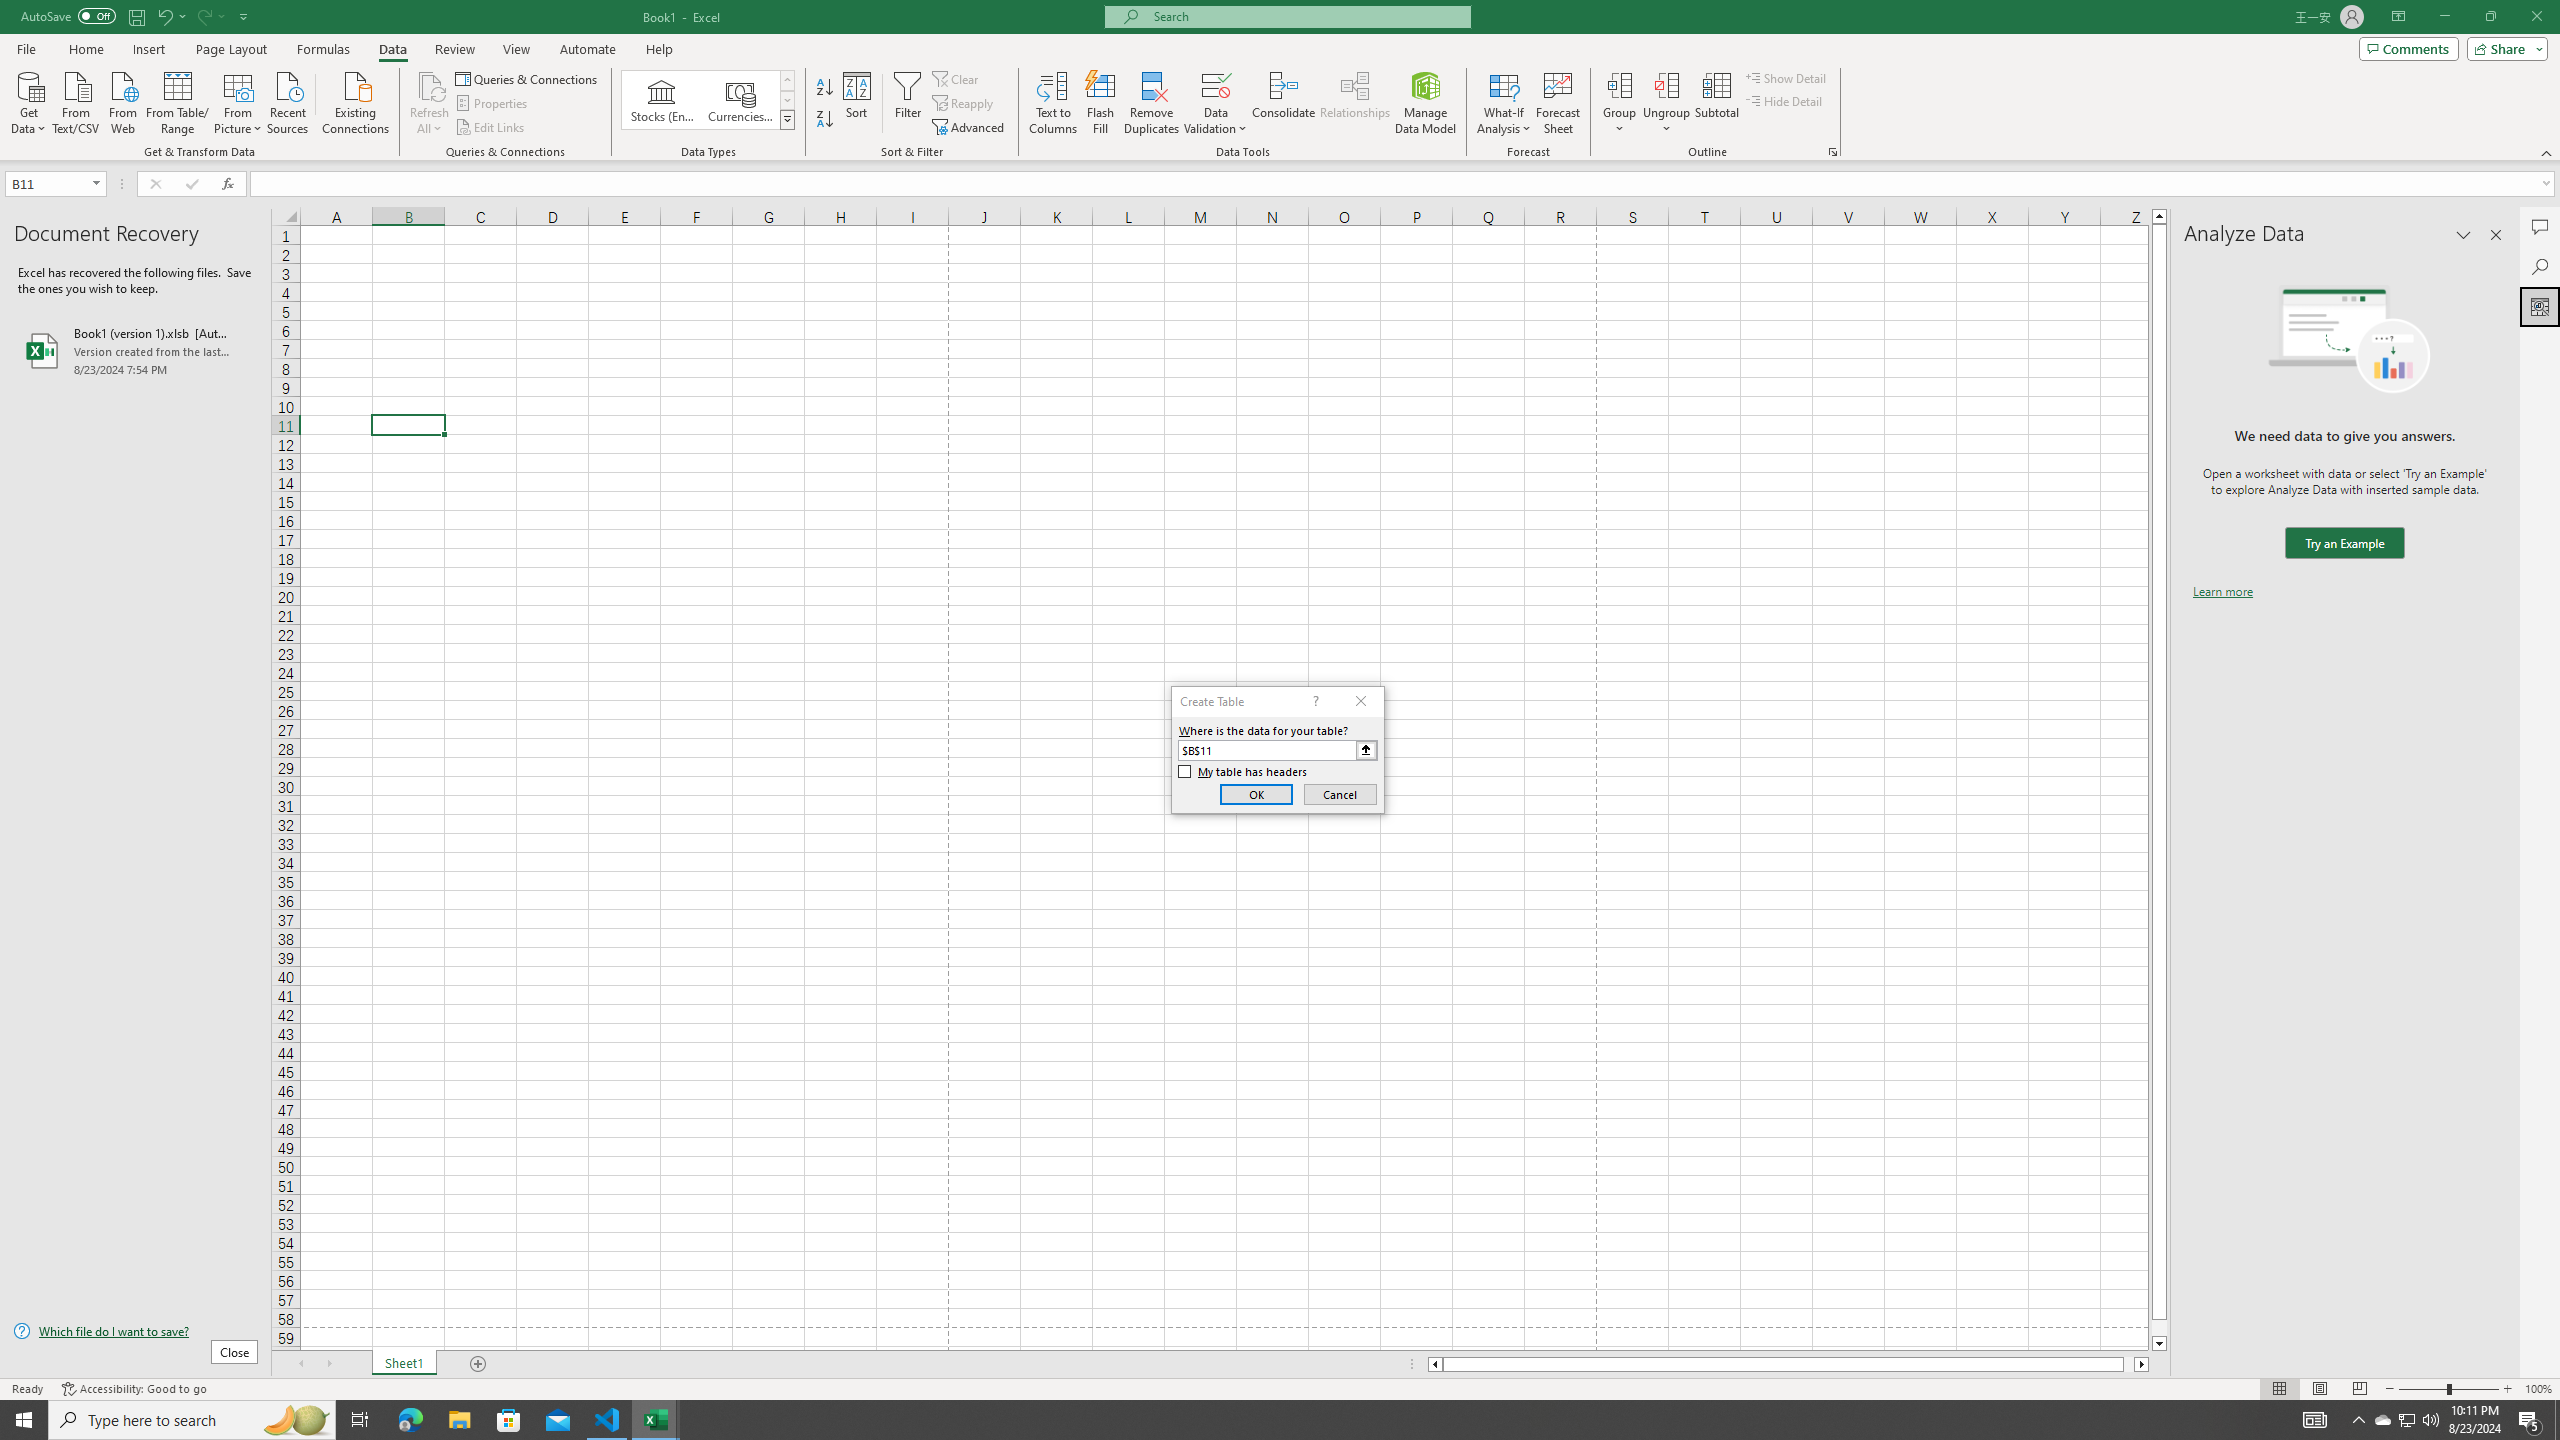 The width and height of the screenshot is (2560, 1440). Describe the element at coordinates (709, 99) in the screenshot. I see `'AutomationID: ConvertToLinkedEntity'` at that location.